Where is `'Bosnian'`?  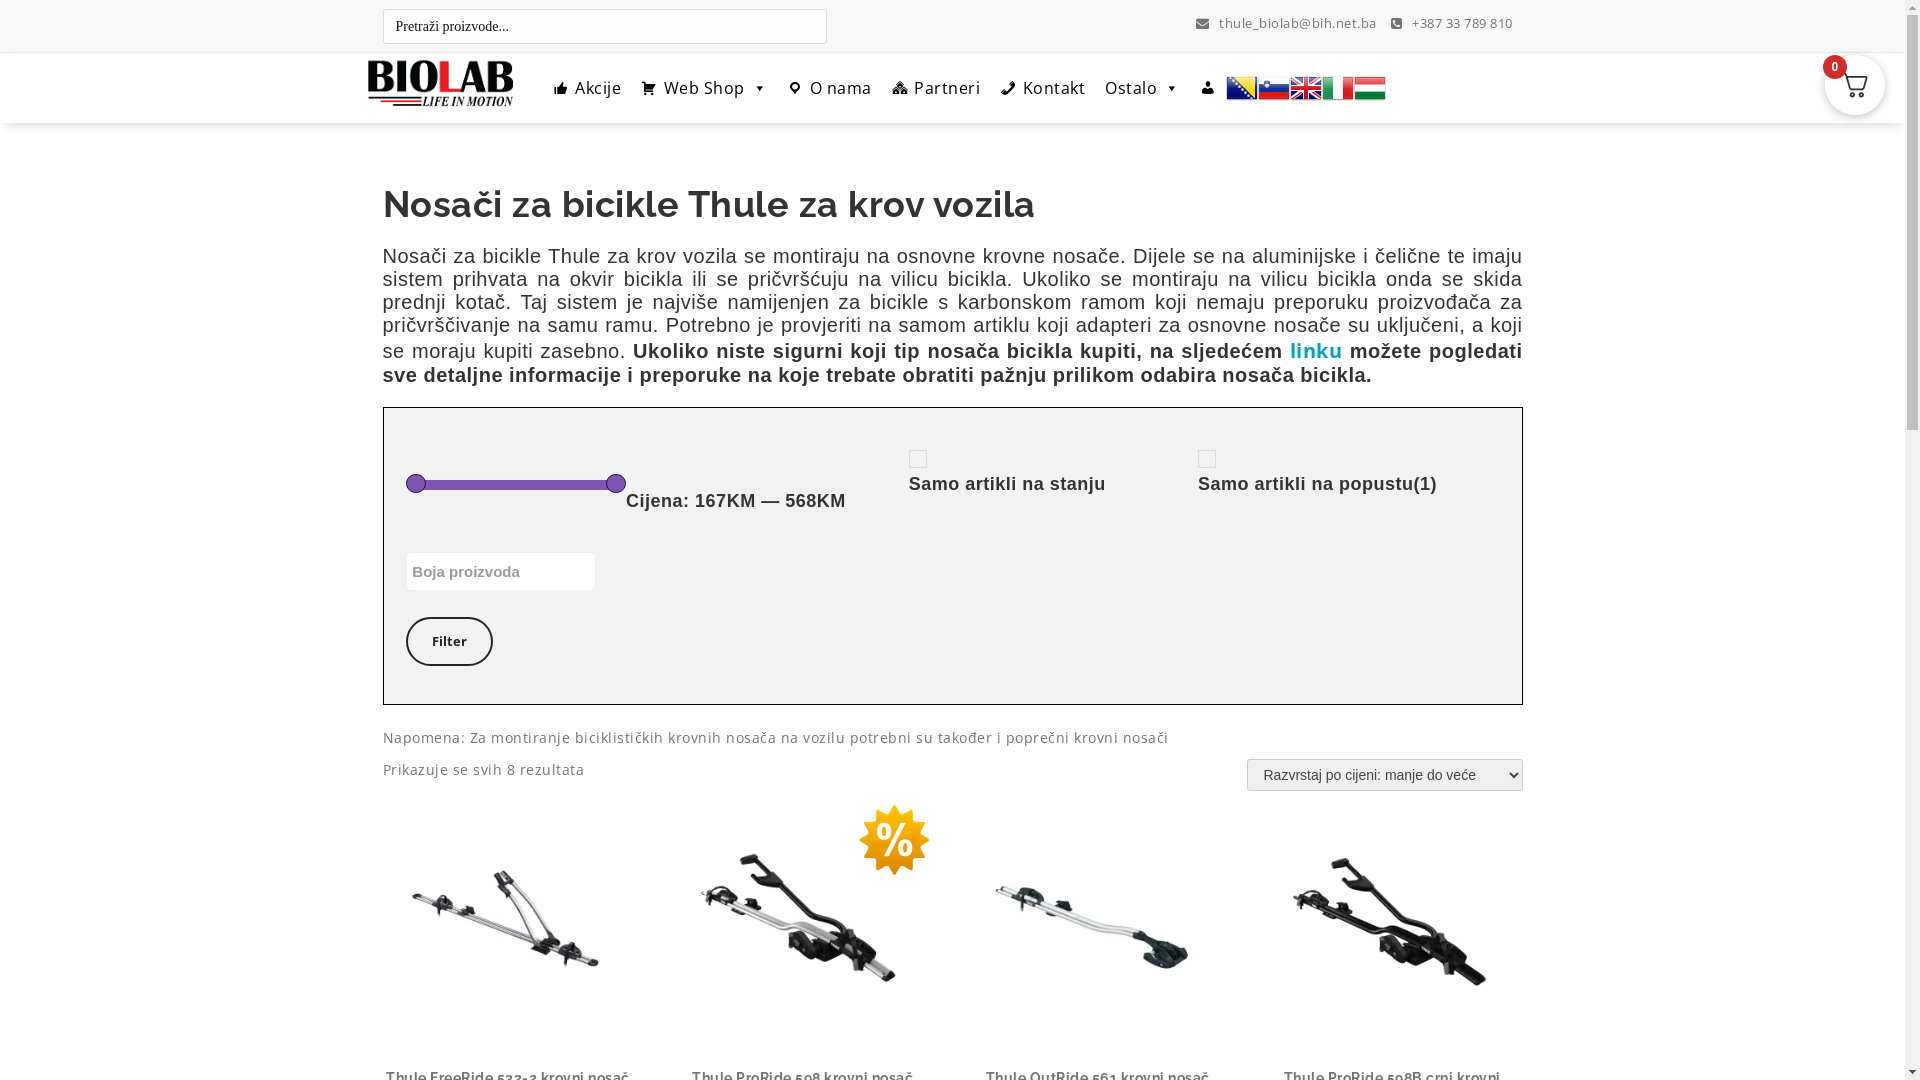
'Bosnian' is located at coordinates (1241, 87).